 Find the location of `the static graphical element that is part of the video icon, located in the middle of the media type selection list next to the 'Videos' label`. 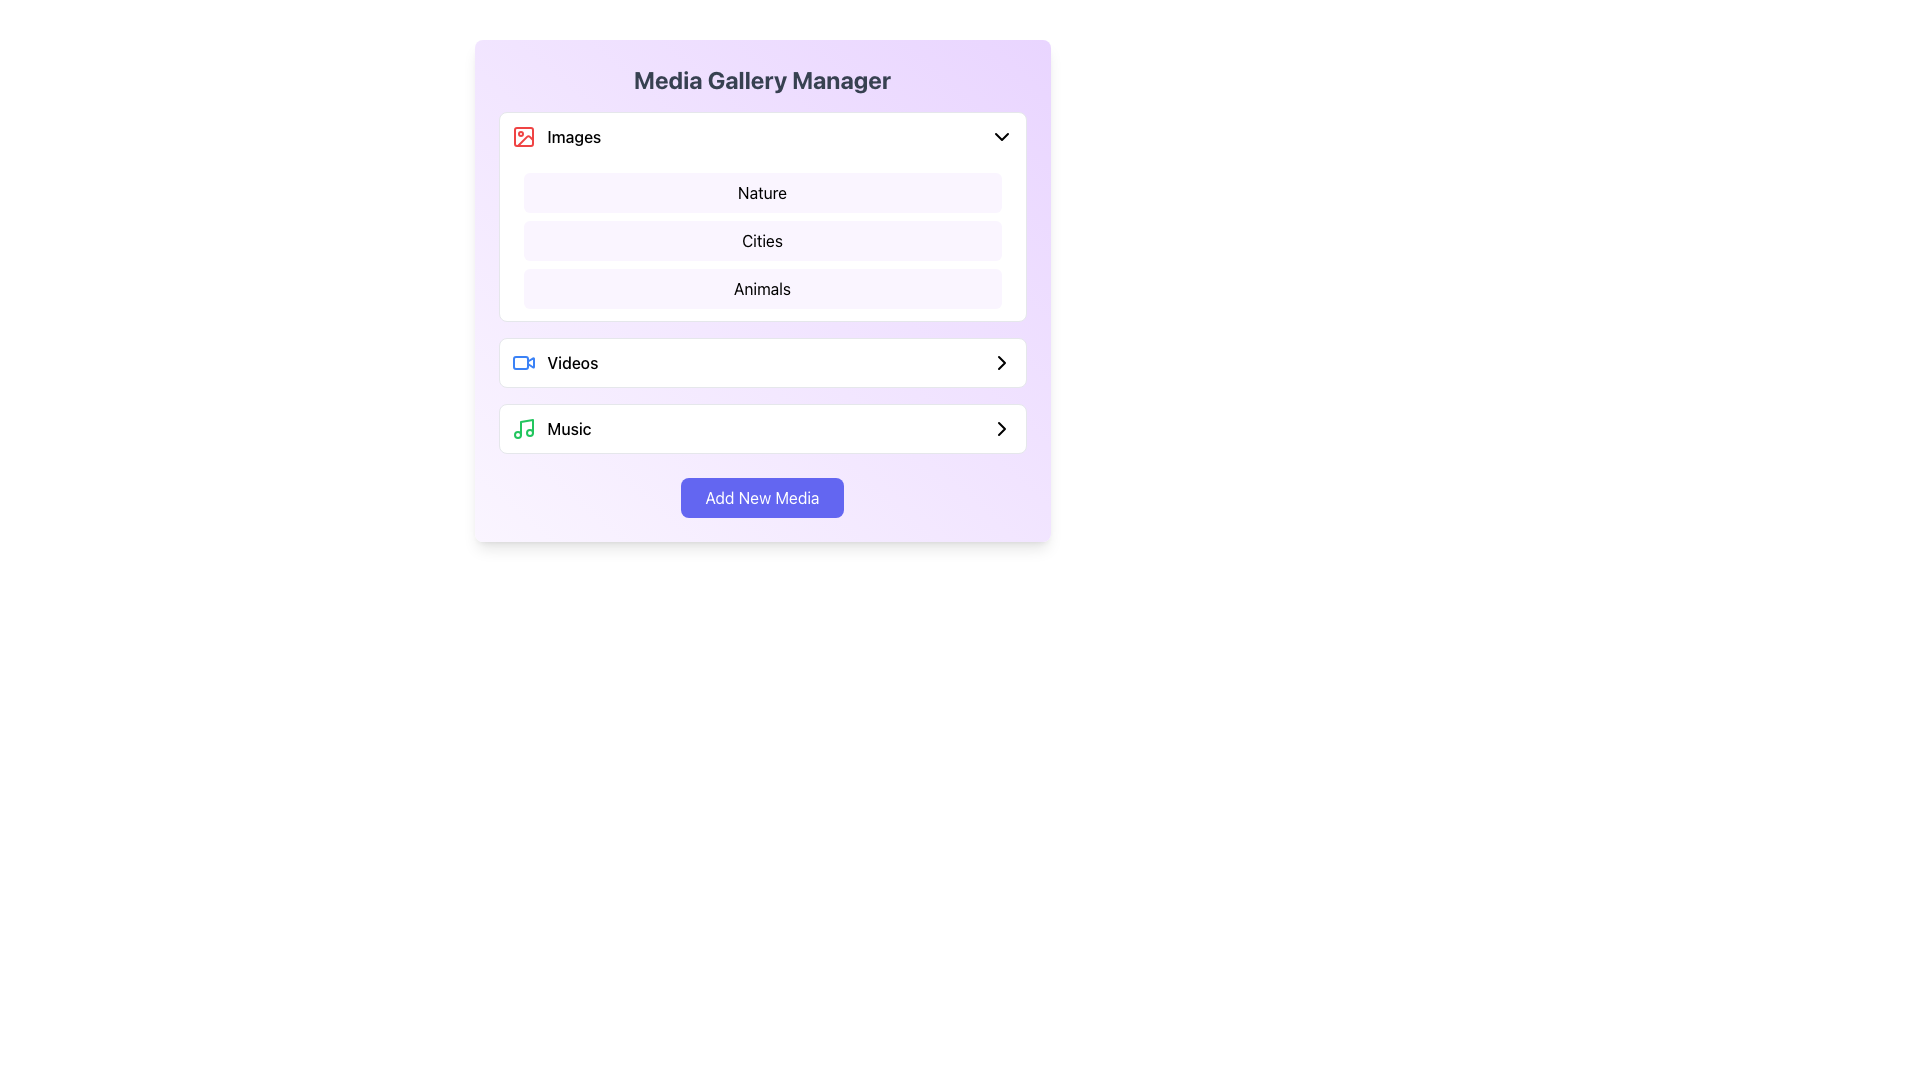

the static graphical element that is part of the video icon, located in the middle of the media type selection list next to the 'Videos' label is located at coordinates (520, 362).